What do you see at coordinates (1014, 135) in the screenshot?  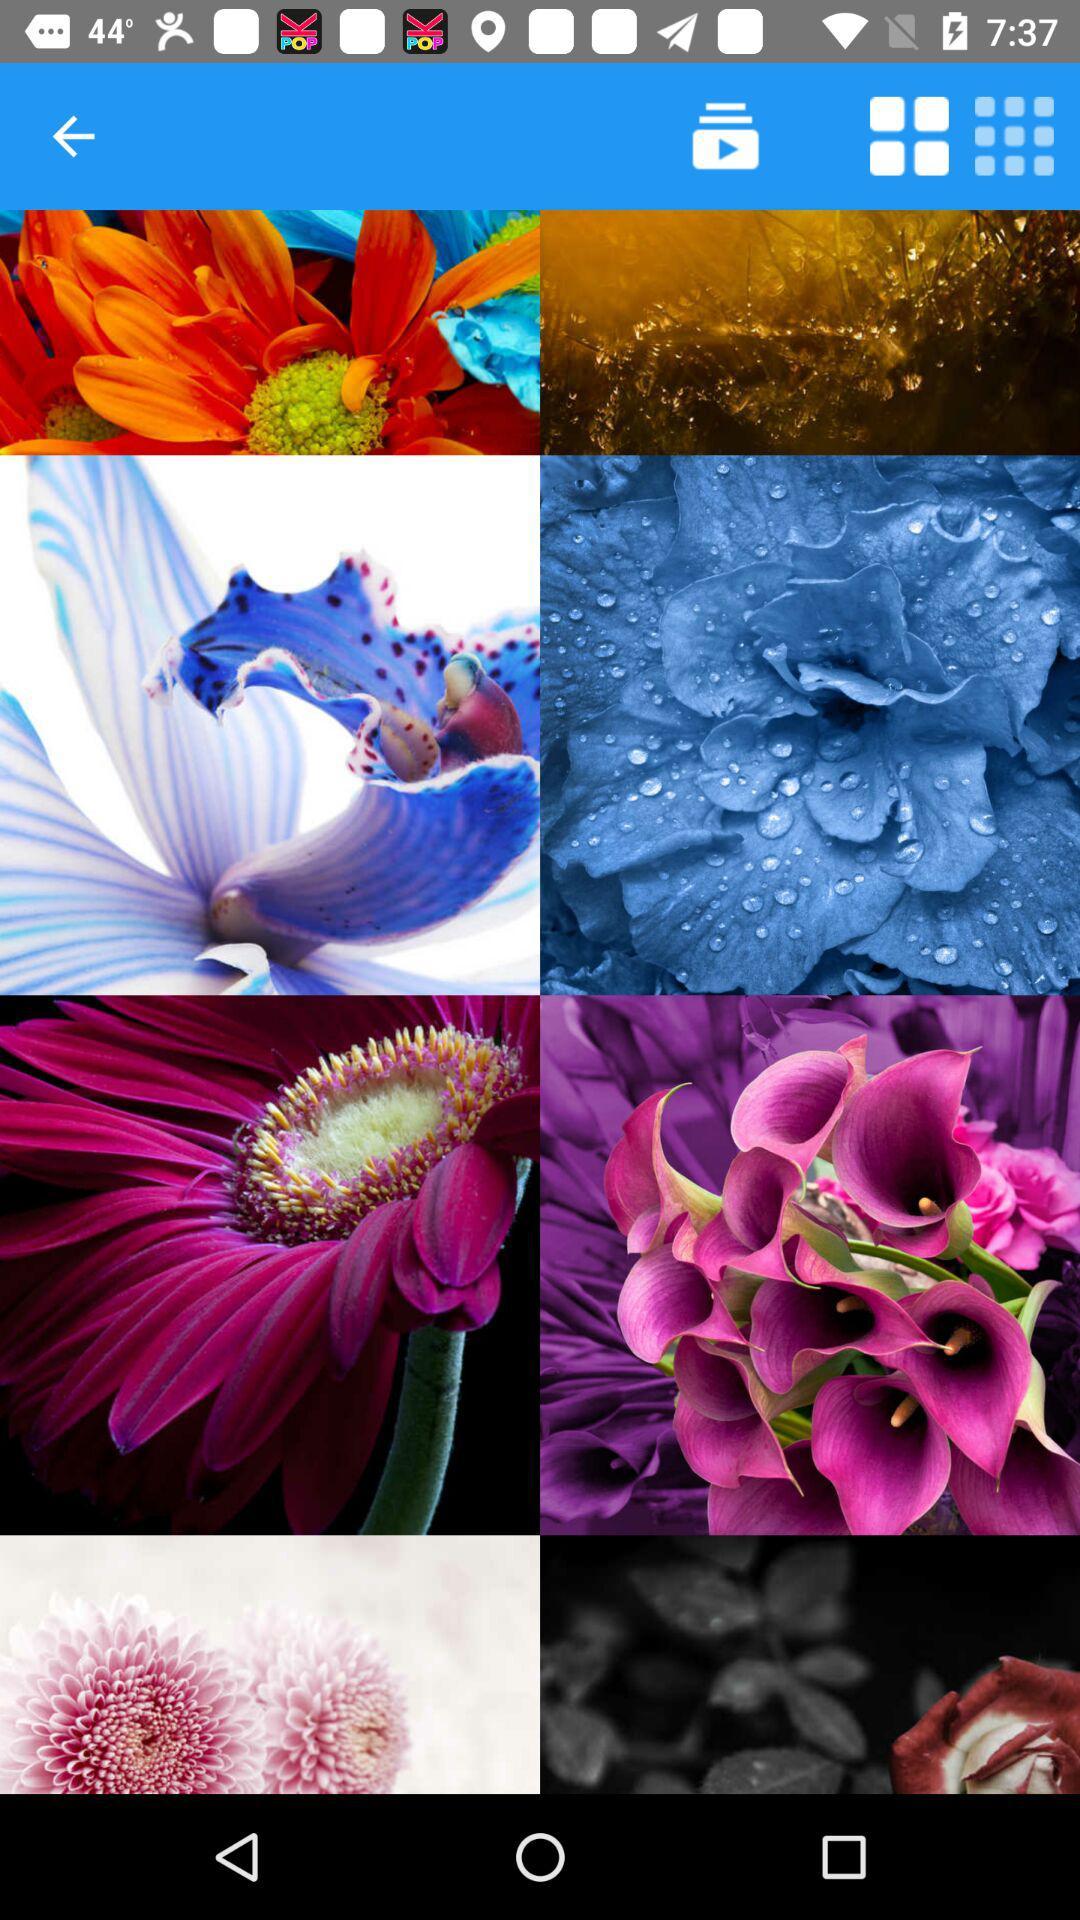 I see `grid` at bounding box center [1014, 135].